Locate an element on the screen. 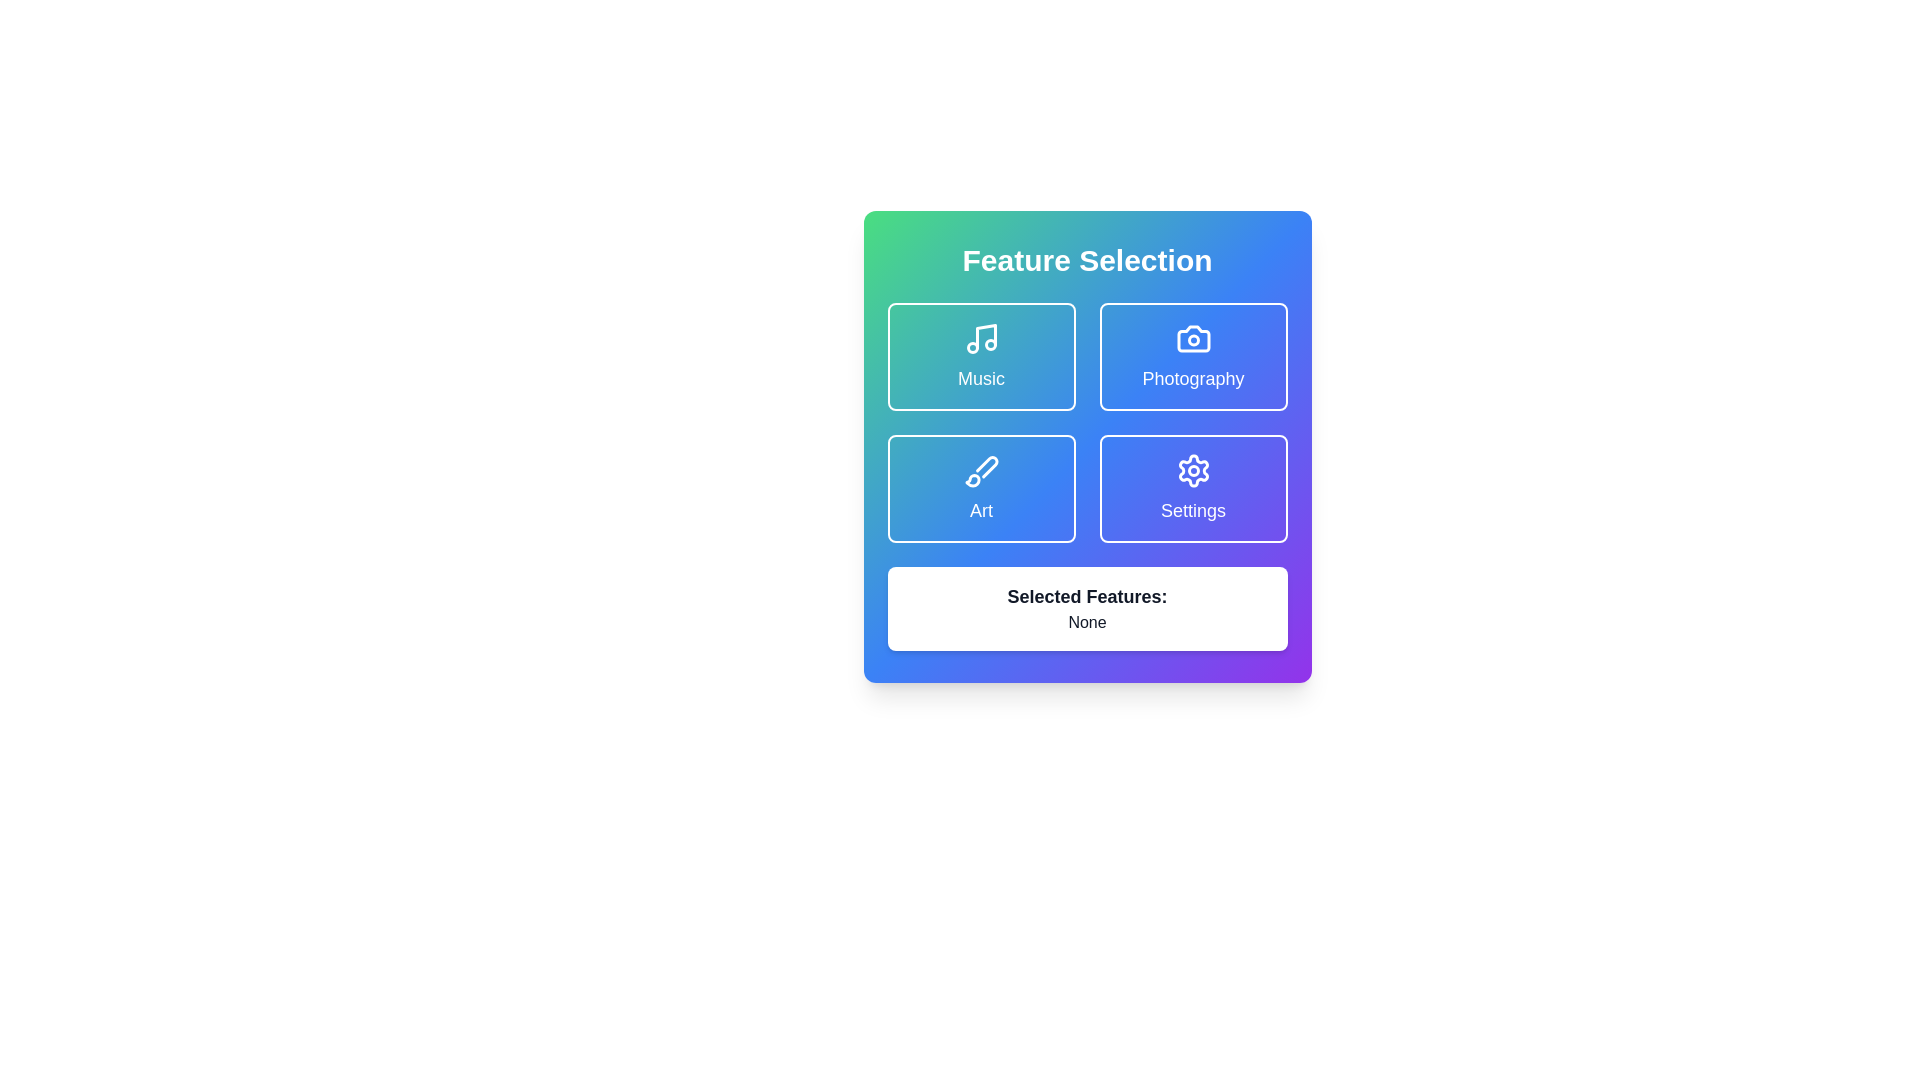 The width and height of the screenshot is (1920, 1080). the decorative element of the gear icon located in the bottom-right section of the grid under the 'Settings' option is located at coordinates (1193, 470).